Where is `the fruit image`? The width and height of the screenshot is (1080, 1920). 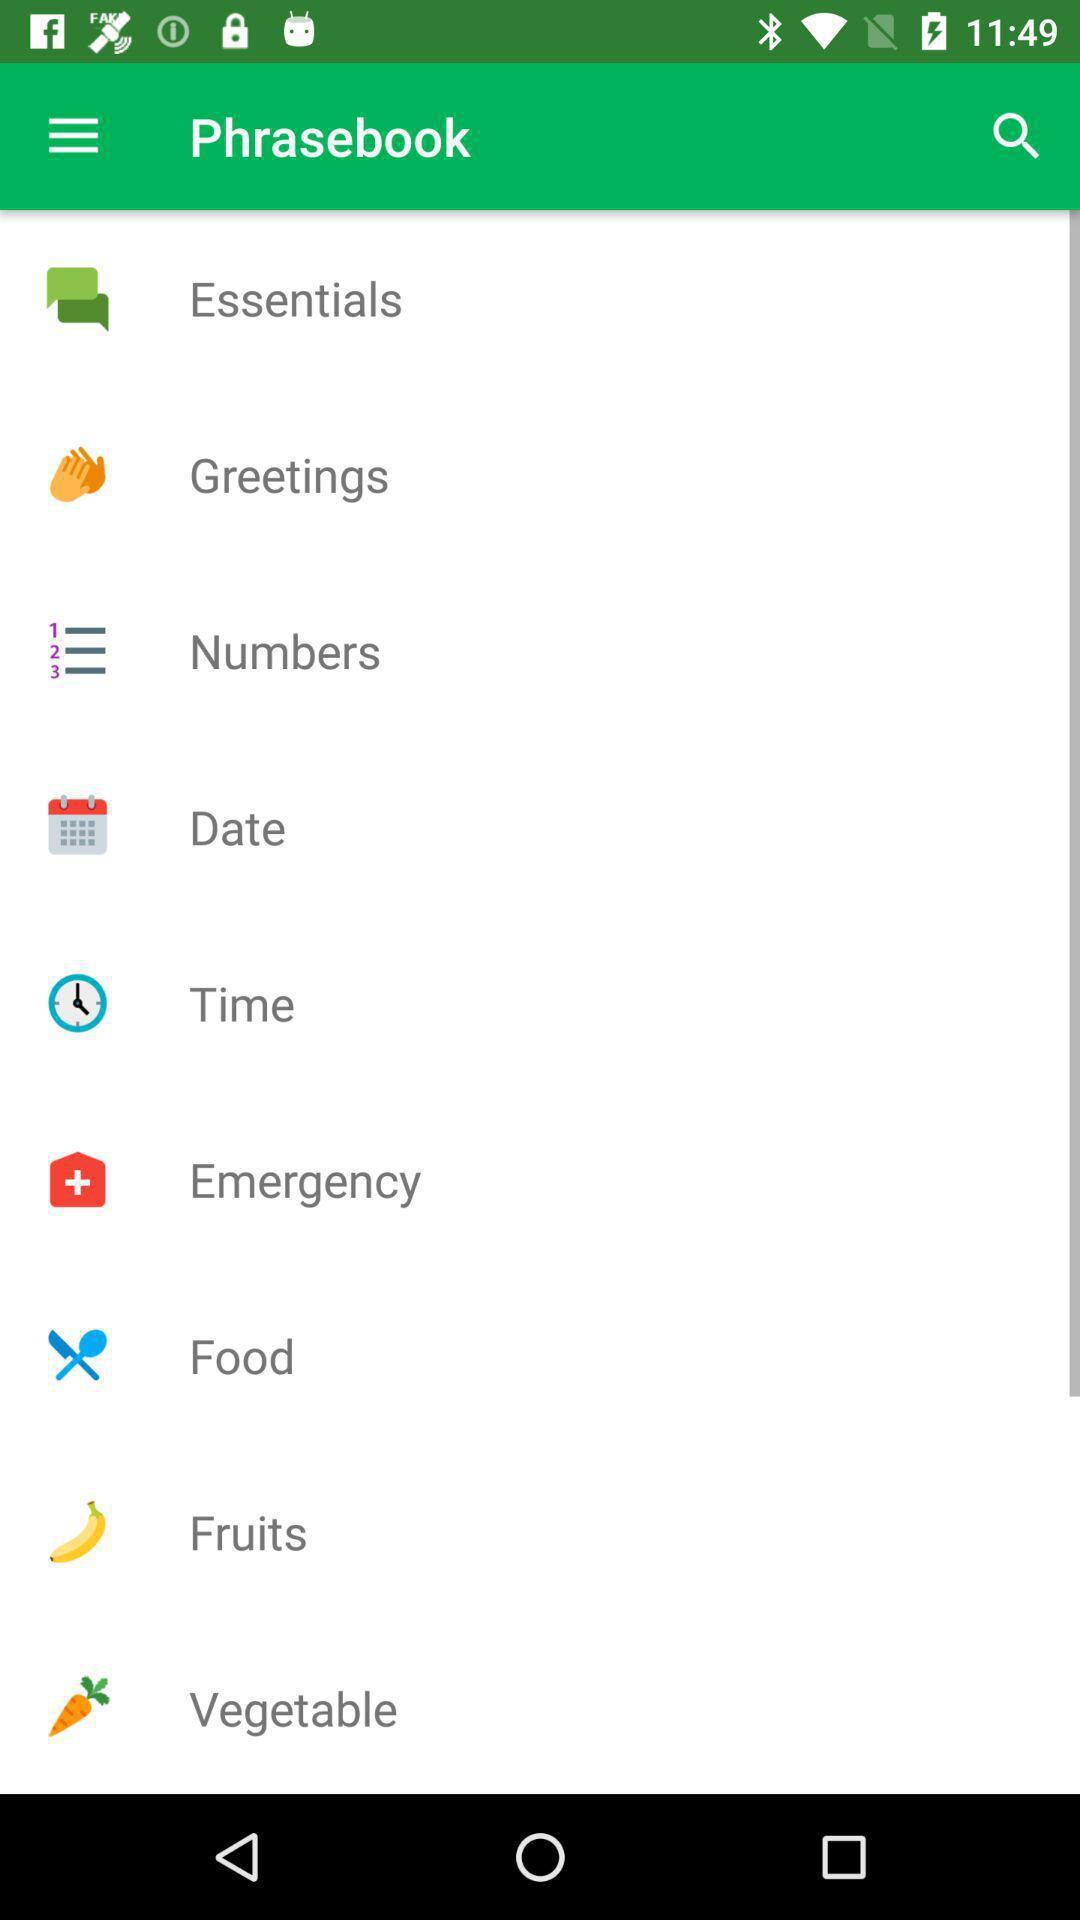 the fruit image is located at coordinates (76, 1530).